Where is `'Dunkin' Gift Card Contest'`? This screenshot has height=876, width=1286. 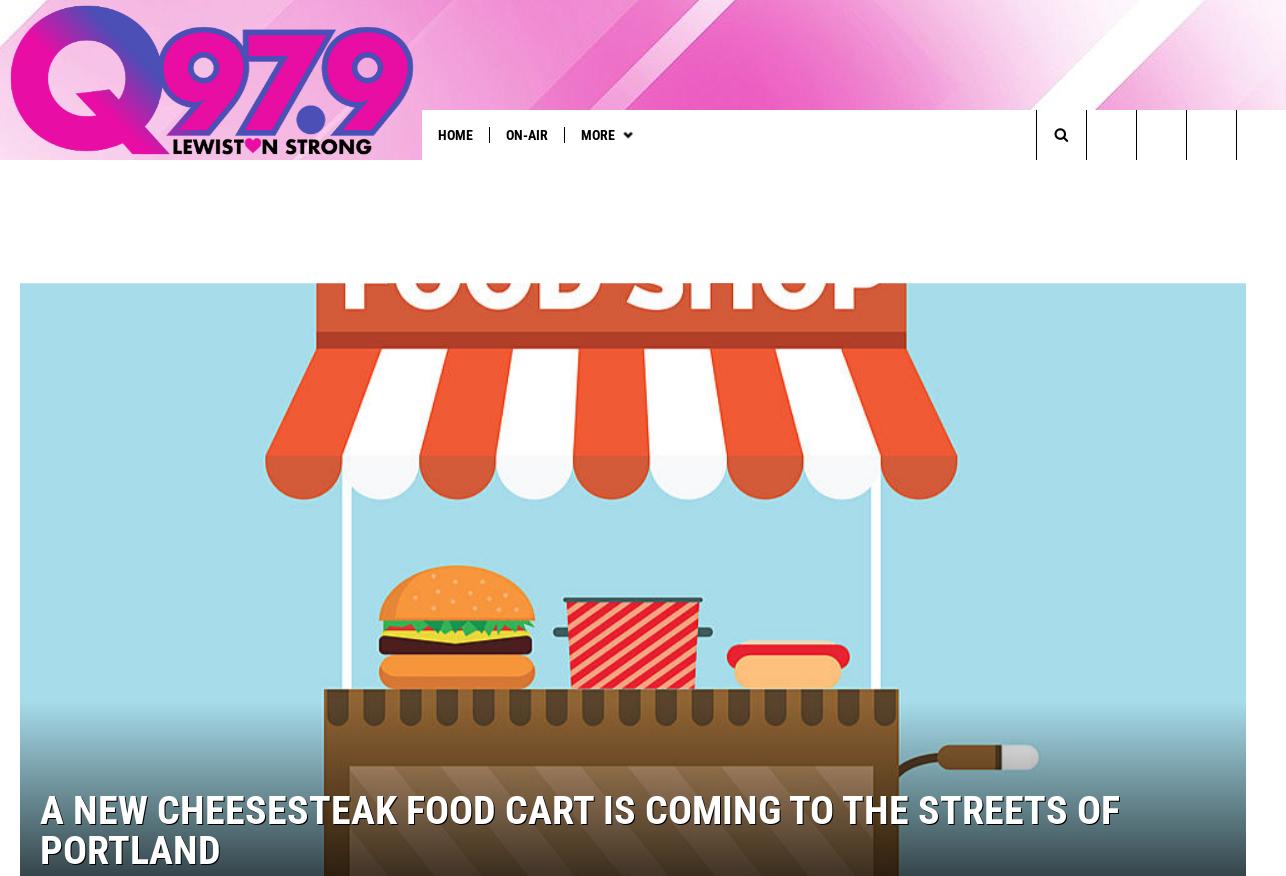 'Dunkin' Gift Card Contest' is located at coordinates (537, 175).